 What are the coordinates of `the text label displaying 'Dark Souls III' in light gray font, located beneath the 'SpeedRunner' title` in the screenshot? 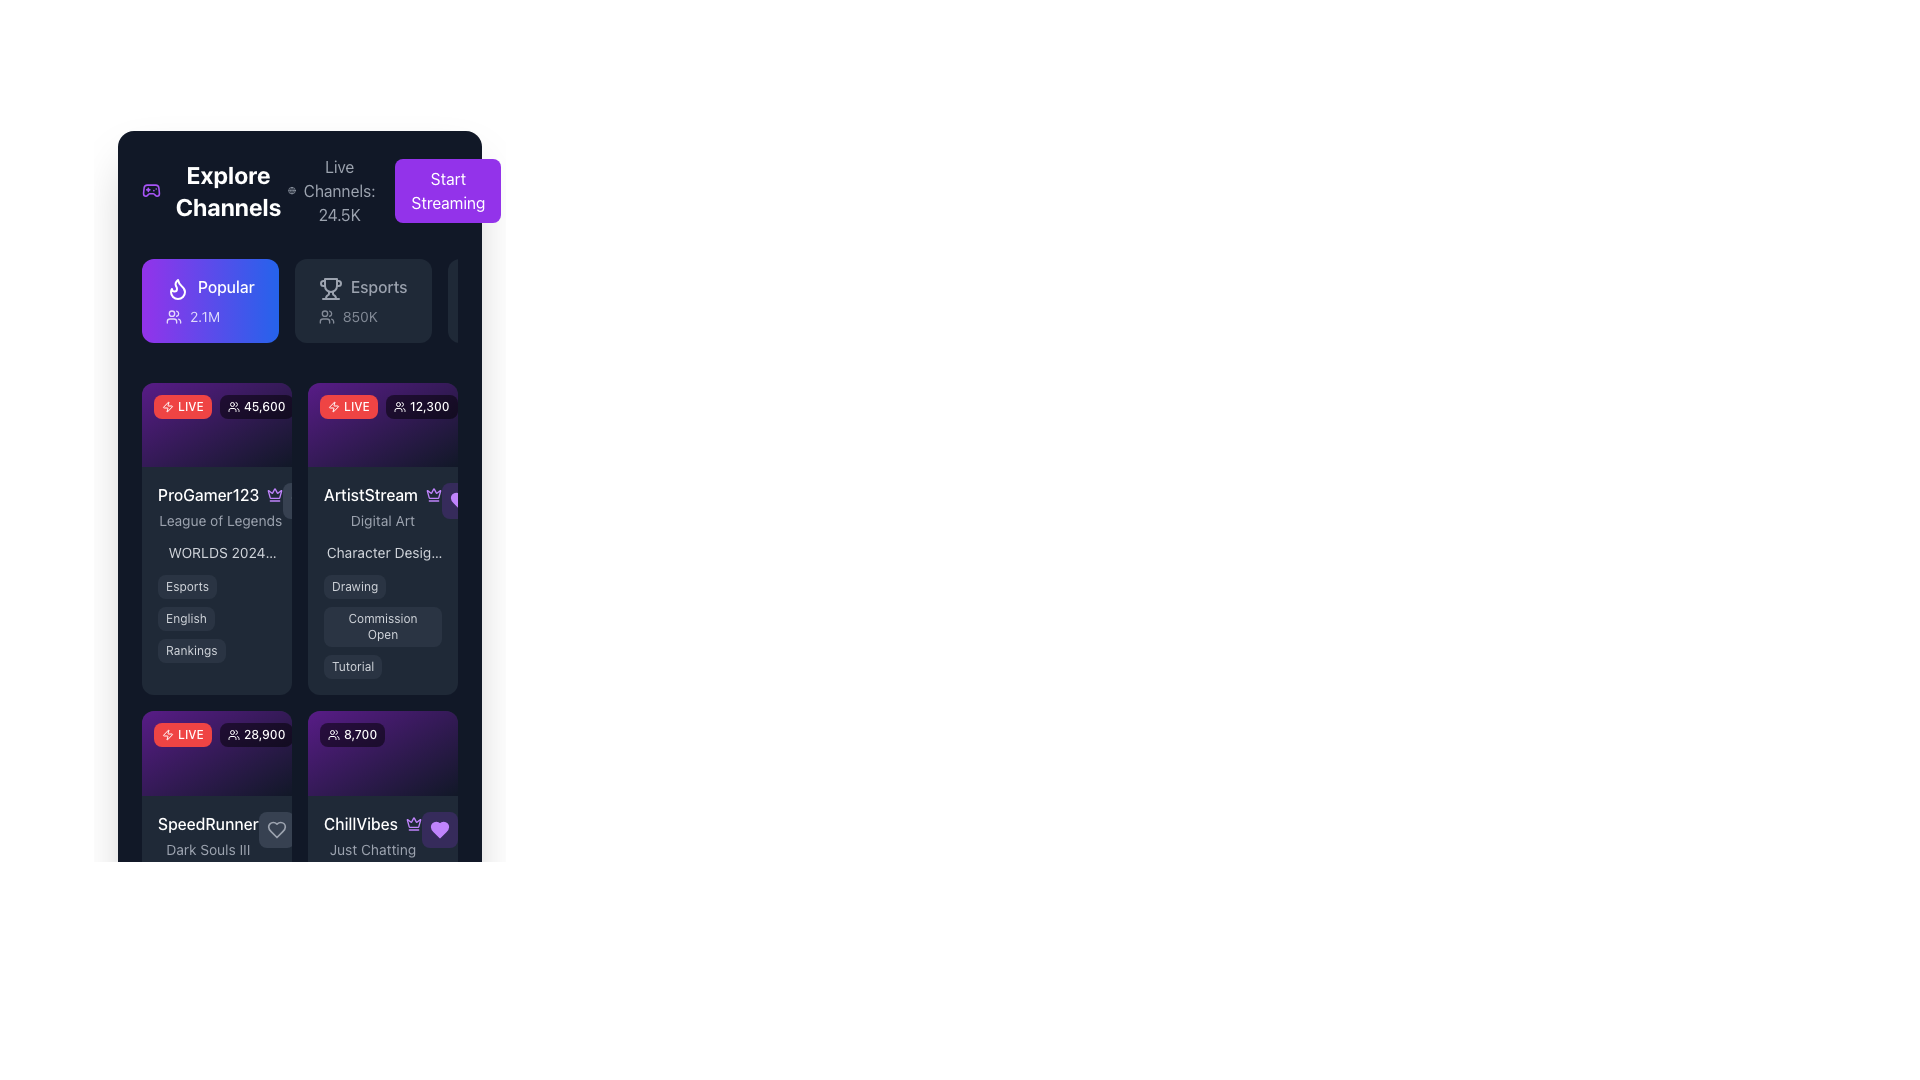 It's located at (208, 849).